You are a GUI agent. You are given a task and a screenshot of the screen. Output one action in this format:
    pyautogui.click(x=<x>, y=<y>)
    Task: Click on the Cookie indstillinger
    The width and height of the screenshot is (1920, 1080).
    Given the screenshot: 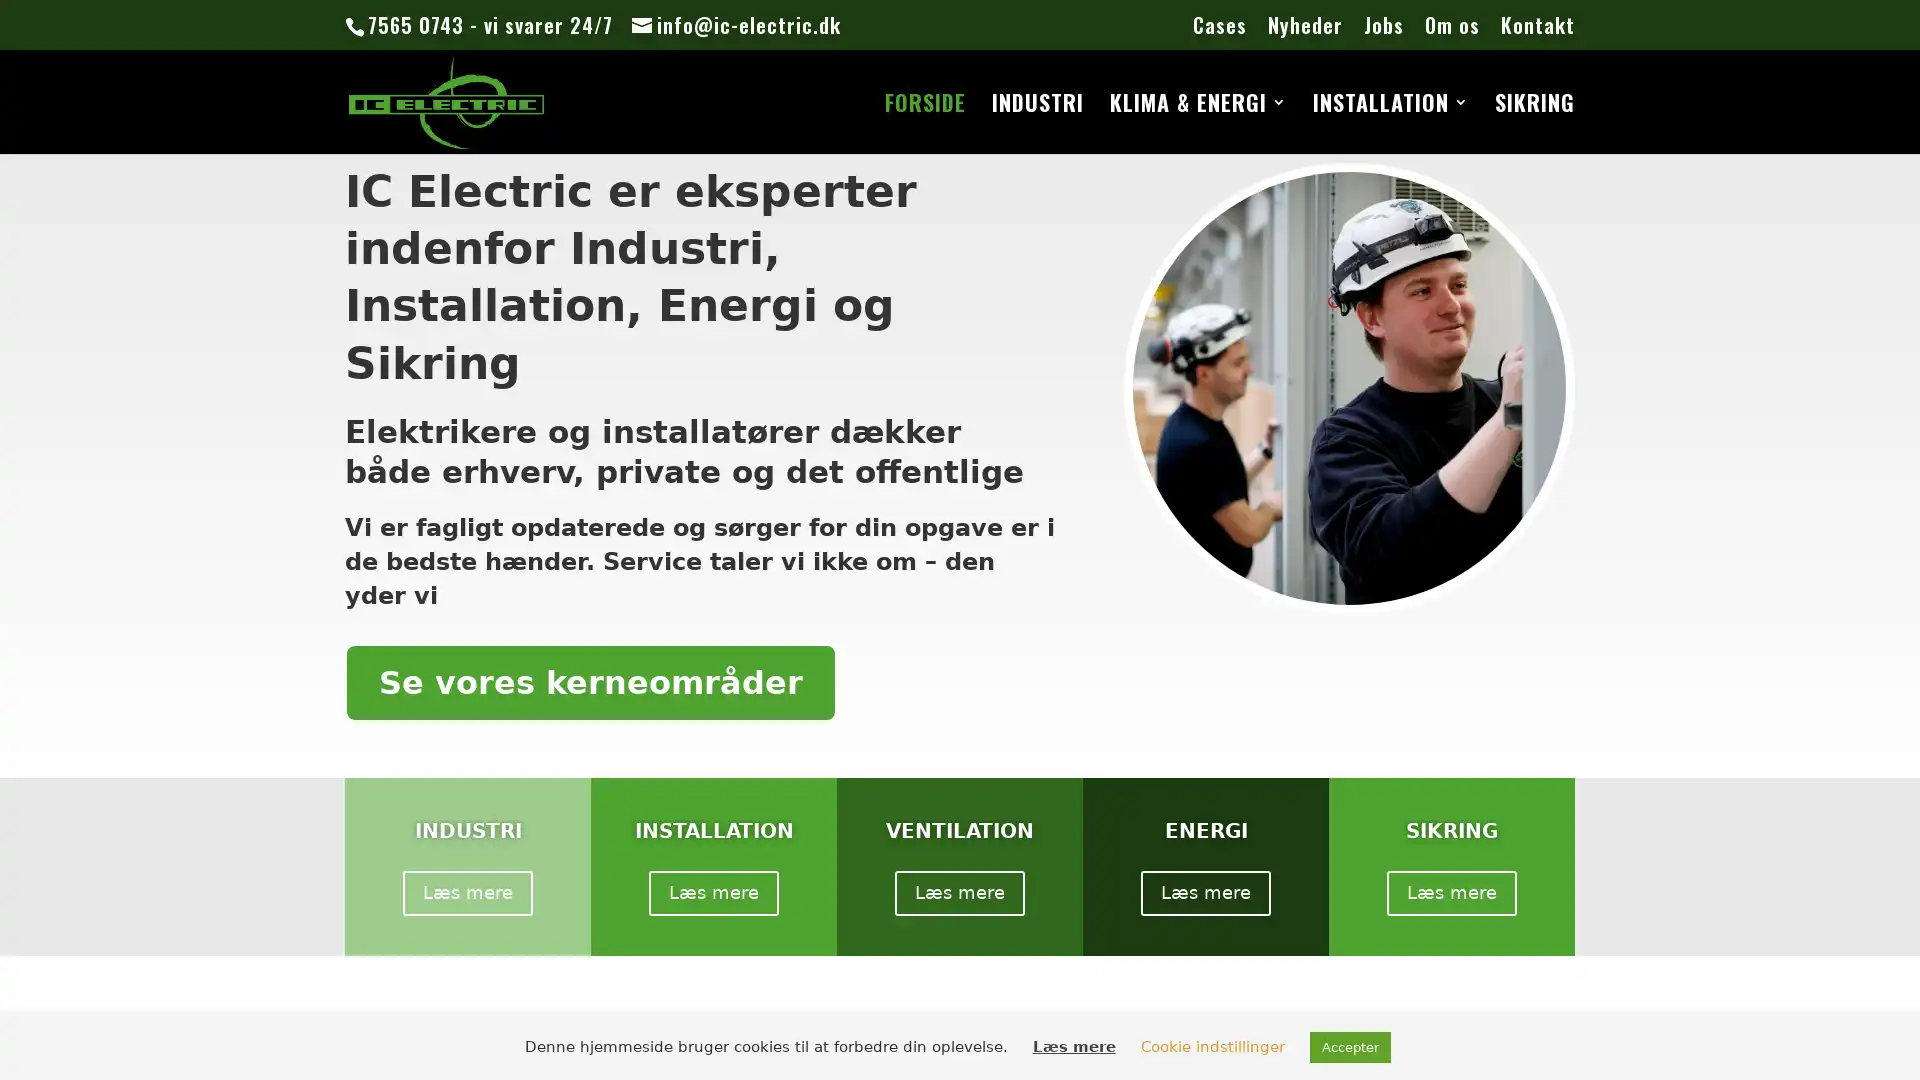 What is the action you would take?
    pyautogui.click(x=1210, y=1045)
    